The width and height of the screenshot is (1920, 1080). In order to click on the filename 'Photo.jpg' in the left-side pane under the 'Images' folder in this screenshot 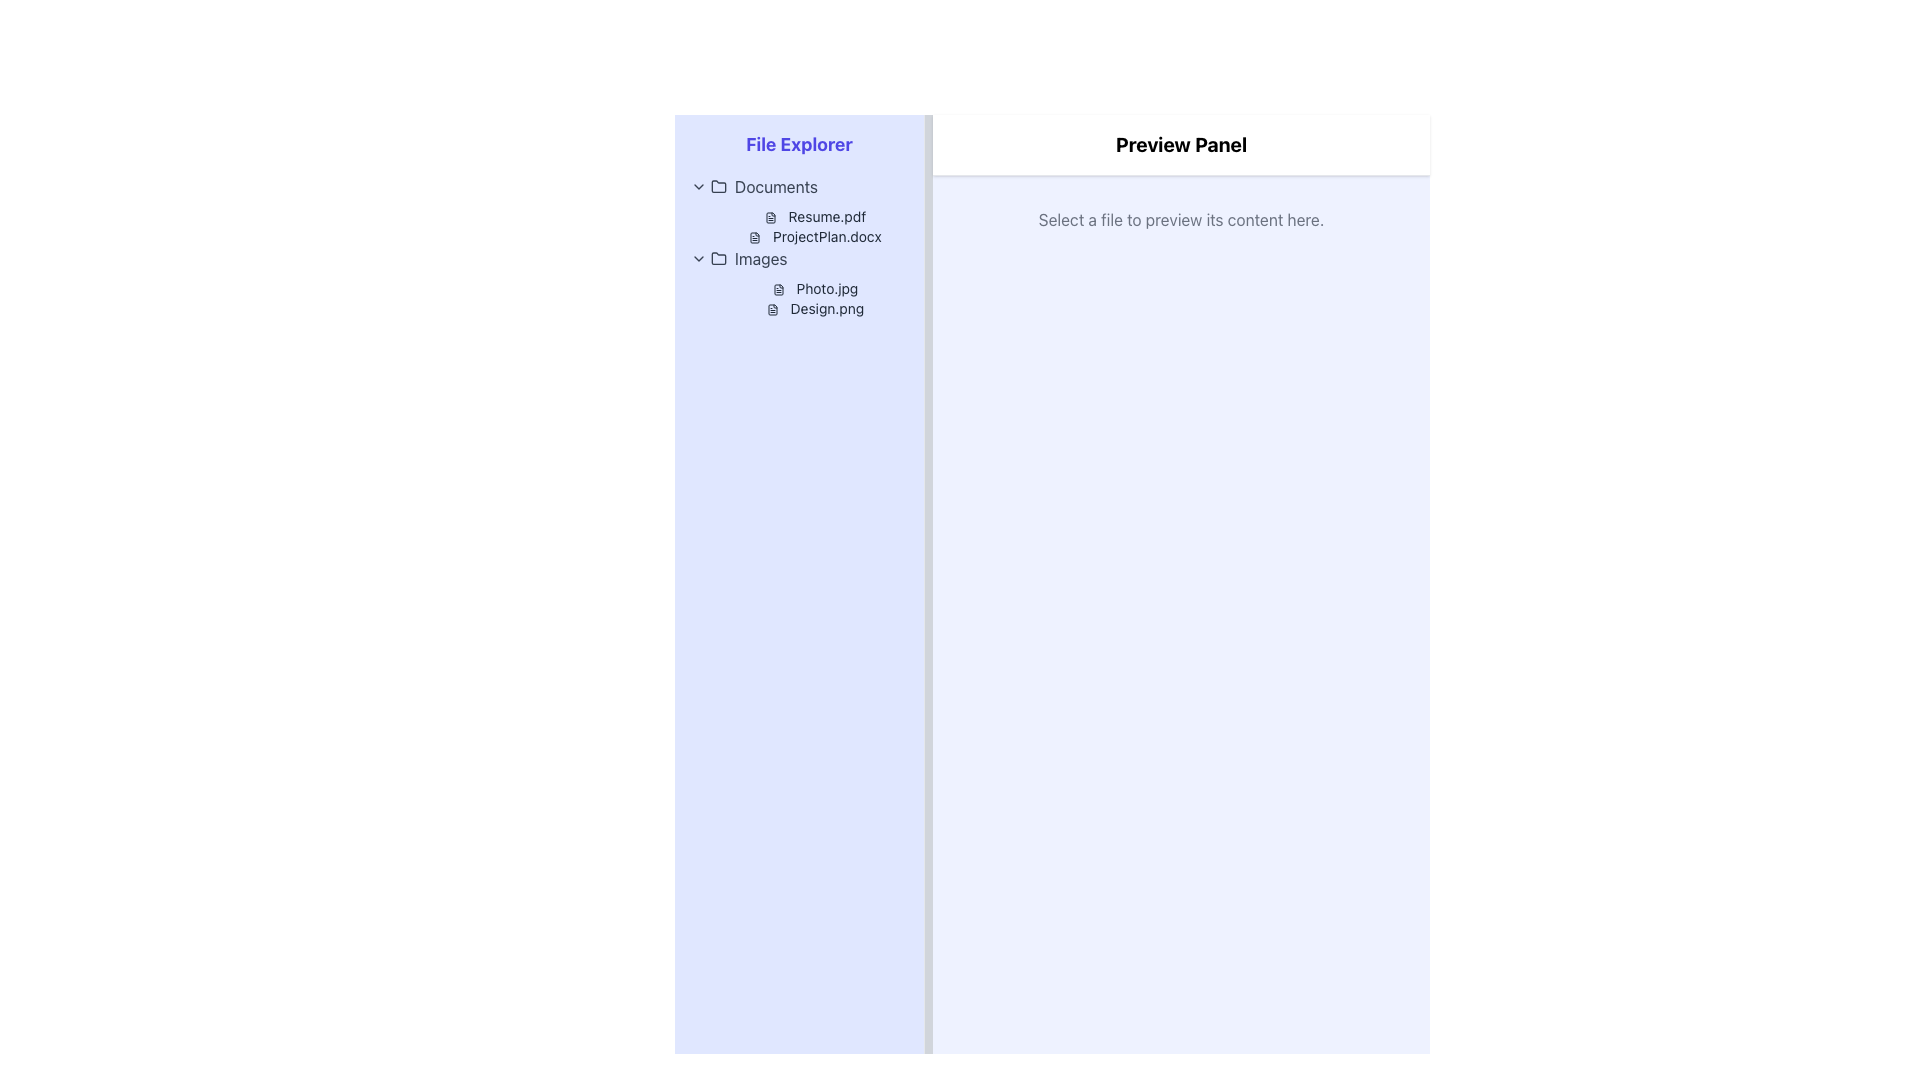, I will do `click(798, 299)`.